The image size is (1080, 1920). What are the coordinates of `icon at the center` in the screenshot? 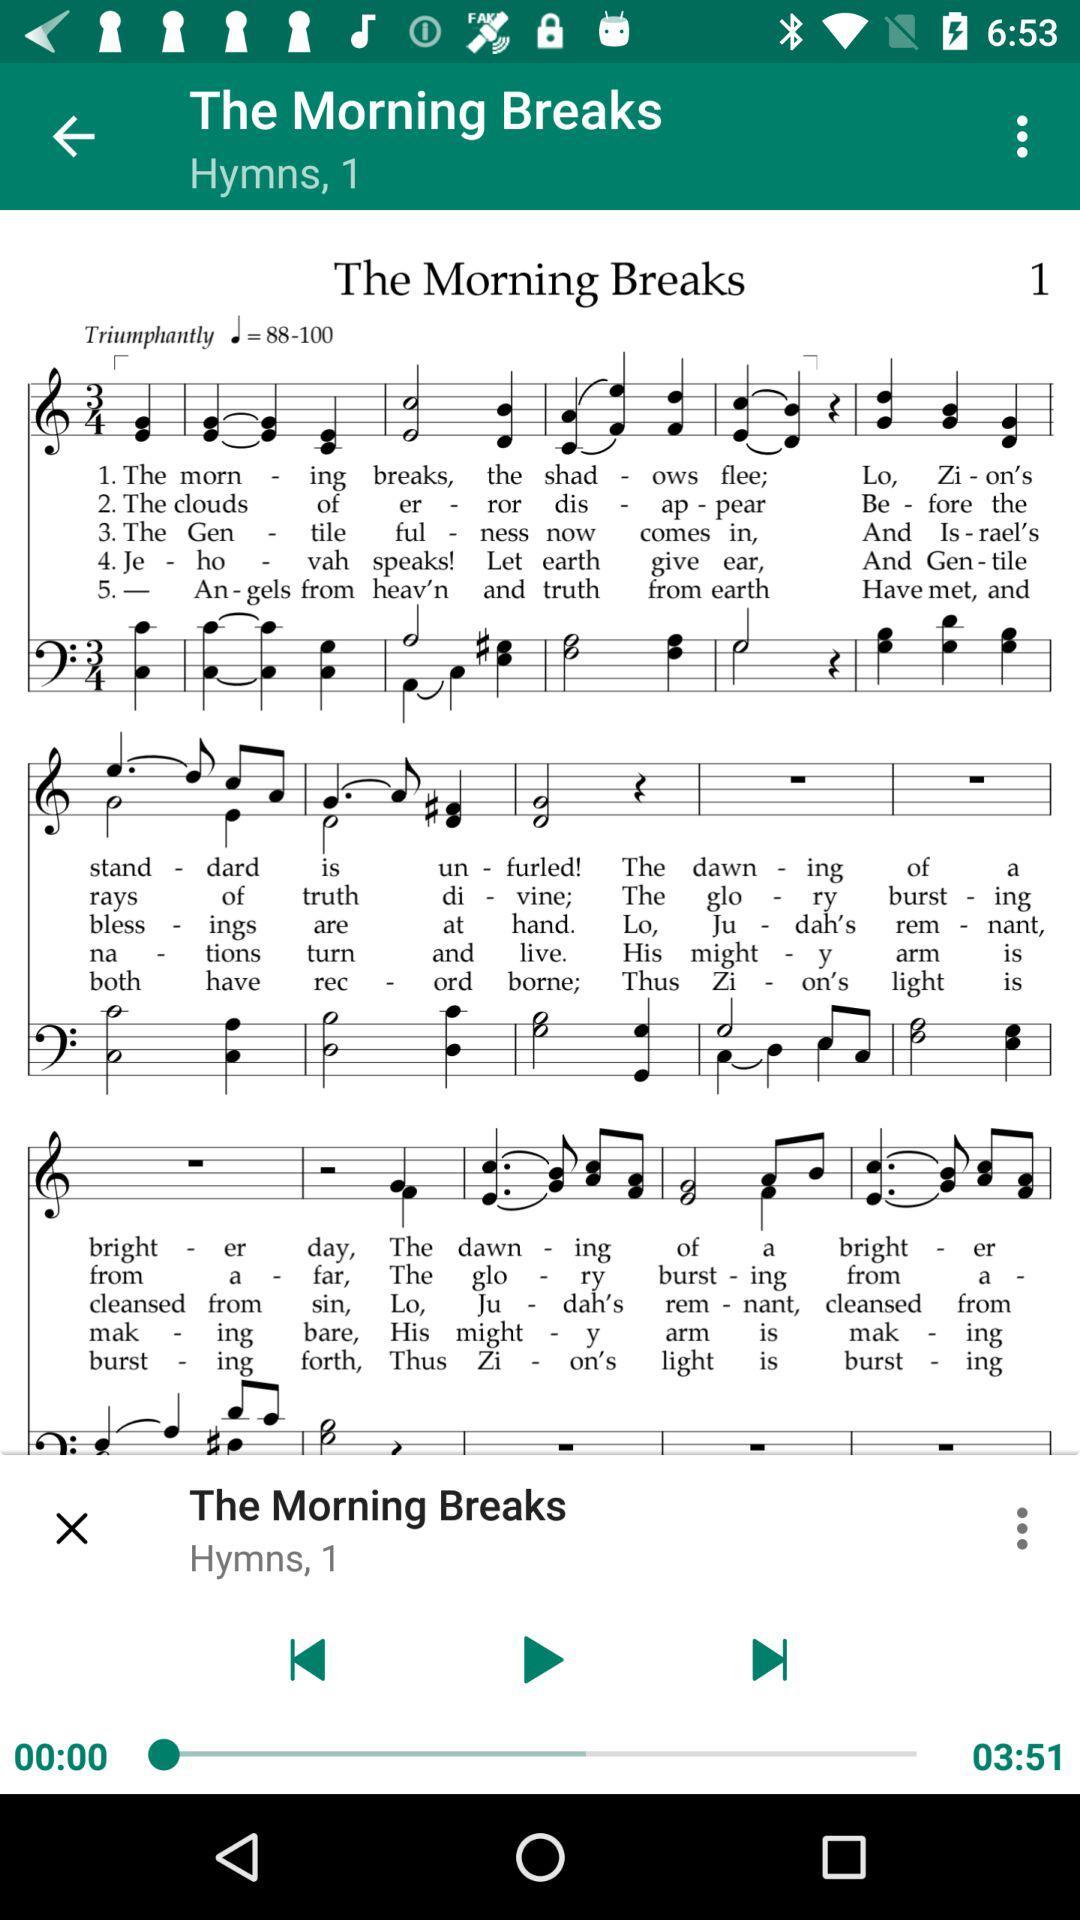 It's located at (540, 1002).